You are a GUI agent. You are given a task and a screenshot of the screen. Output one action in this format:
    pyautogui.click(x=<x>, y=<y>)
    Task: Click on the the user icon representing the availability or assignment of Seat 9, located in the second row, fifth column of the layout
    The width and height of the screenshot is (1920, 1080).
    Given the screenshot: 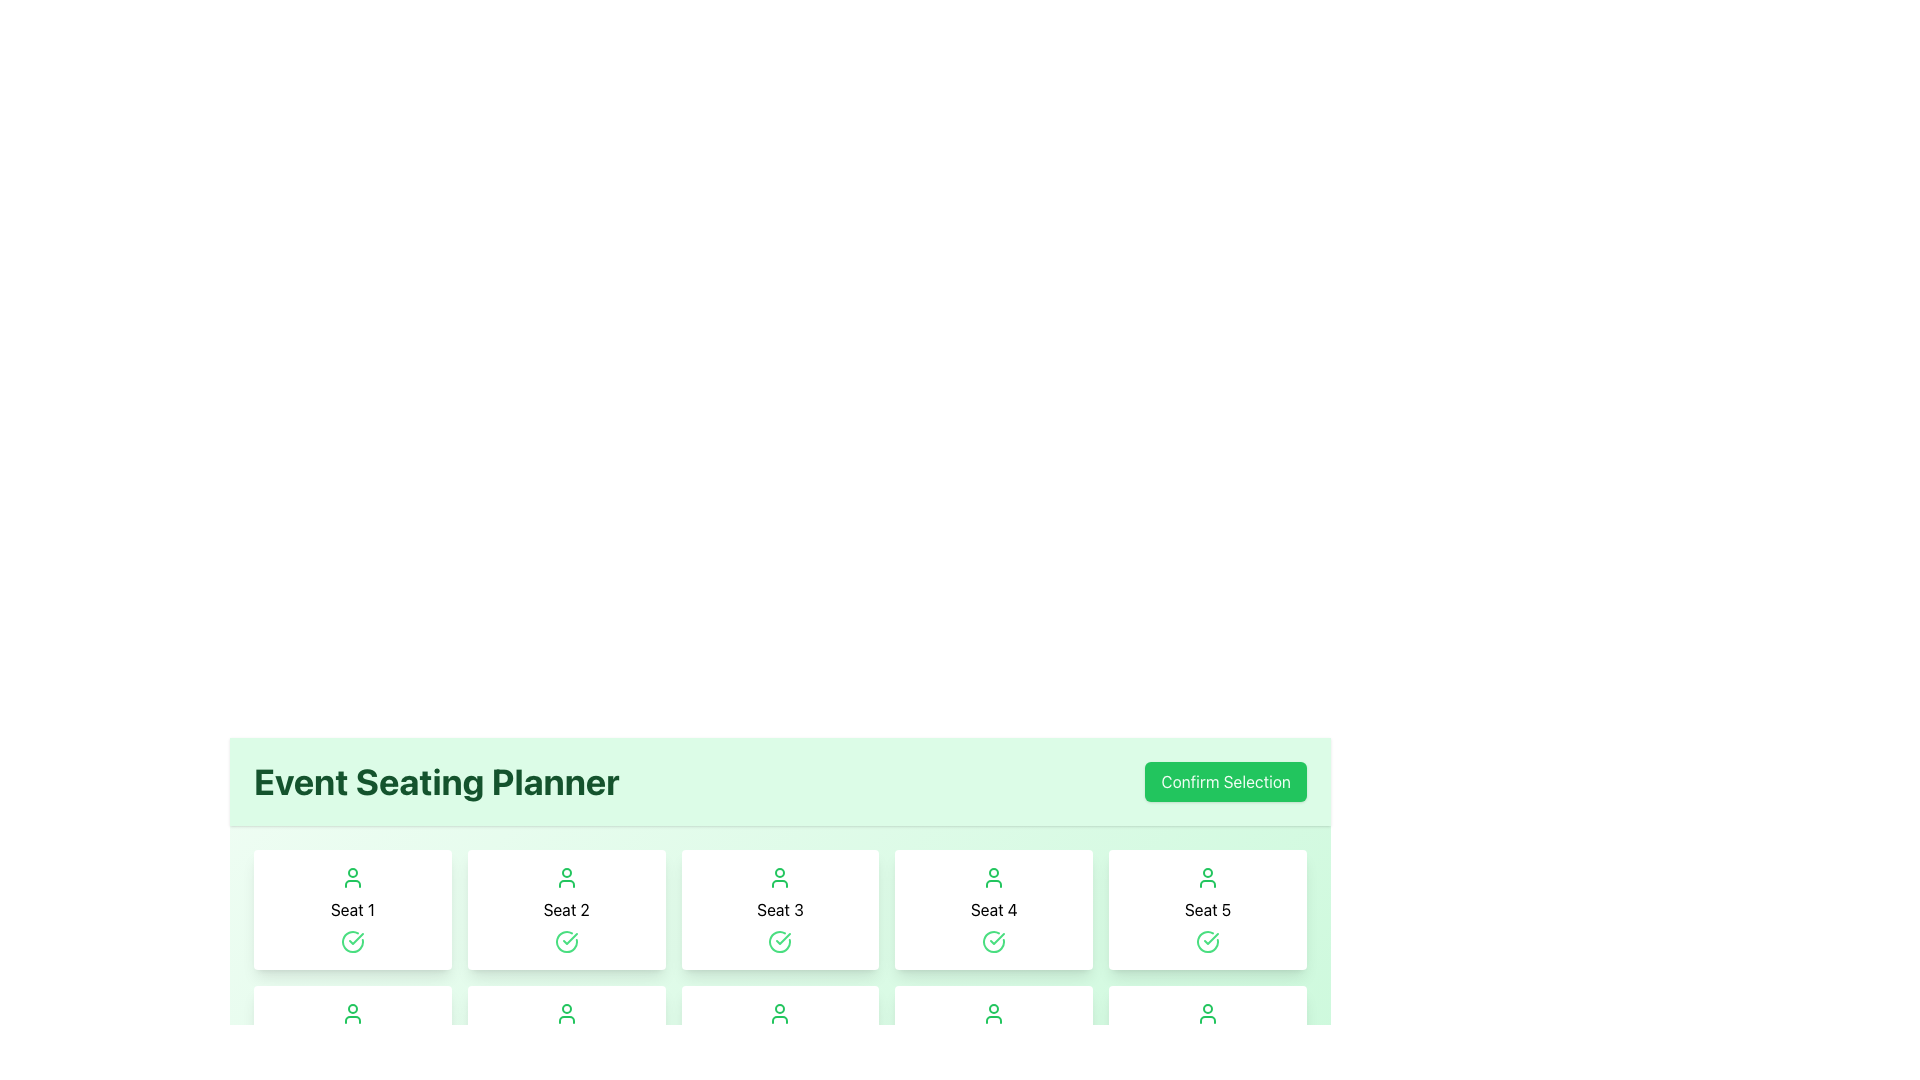 What is the action you would take?
    pyautogui.click(x=994, y=1014)
    